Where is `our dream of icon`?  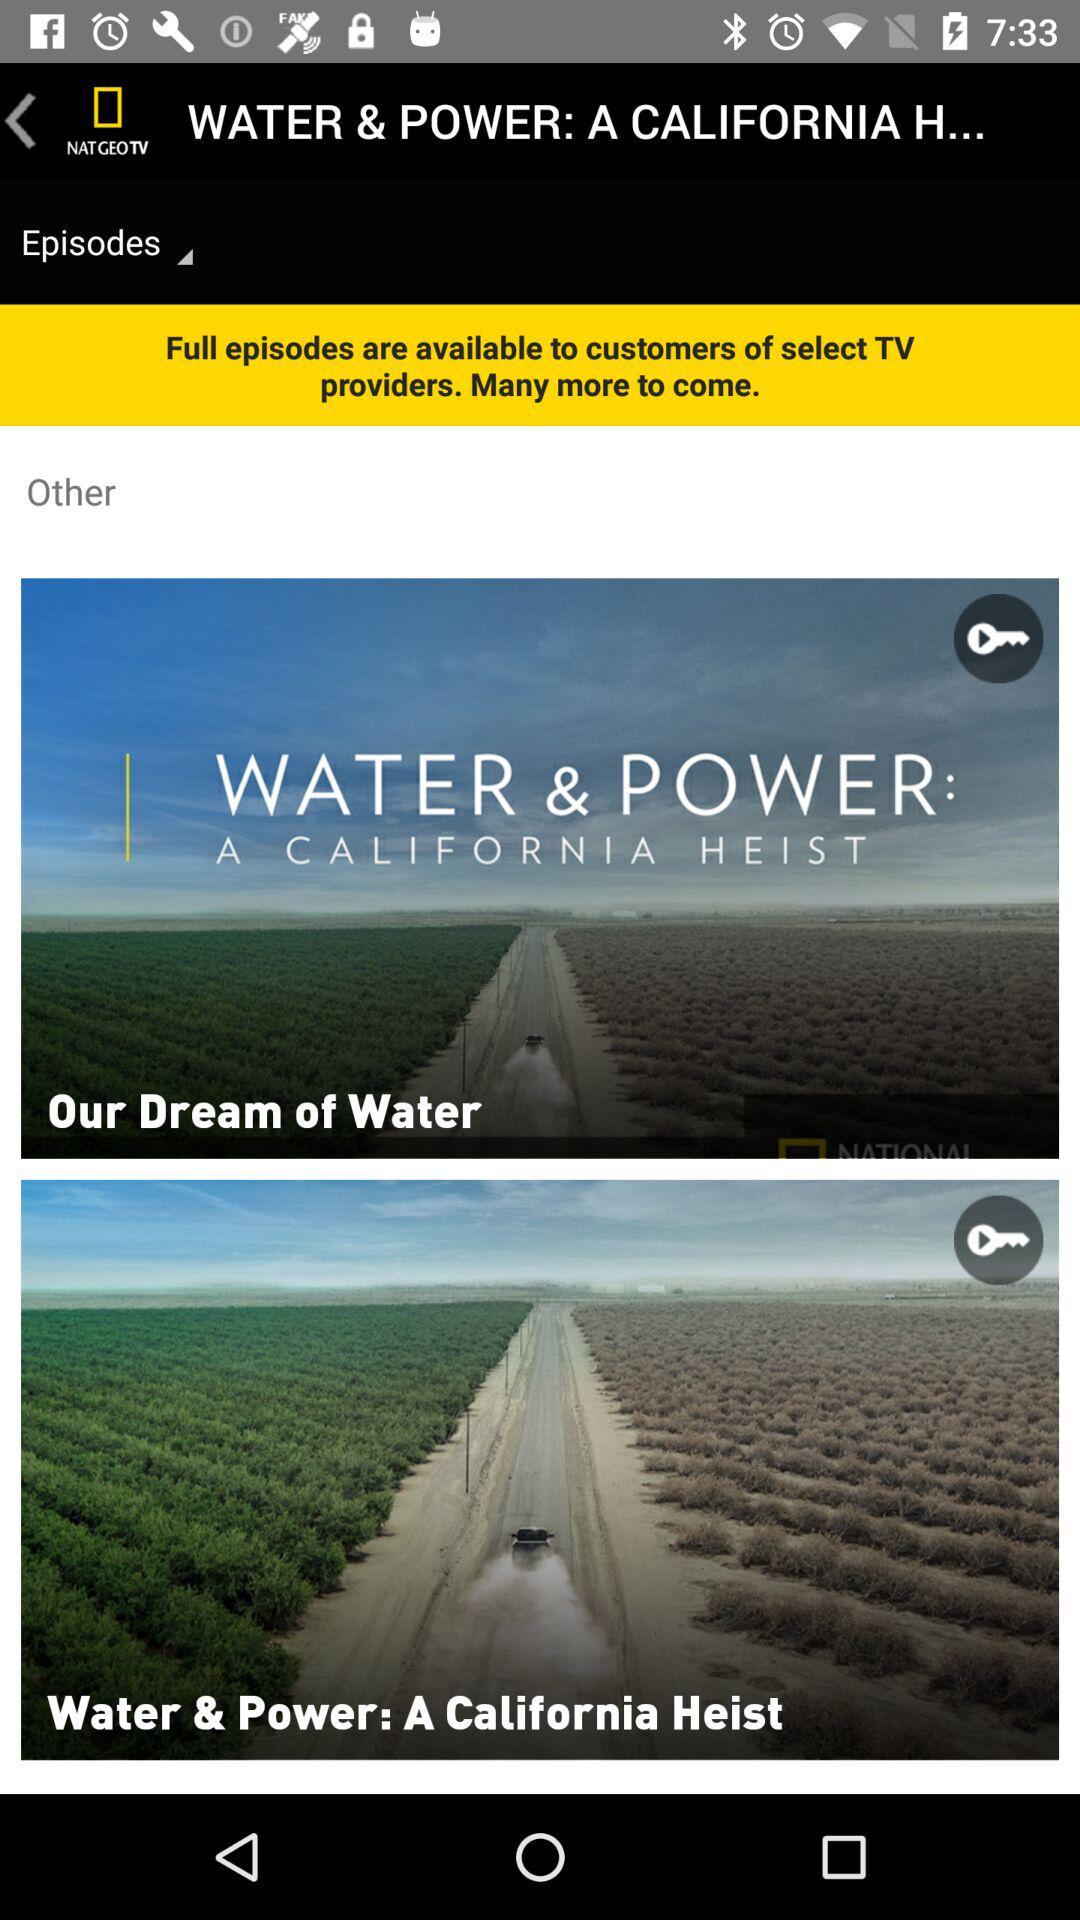 our dream of icon is located at coordinates (263, 1107).